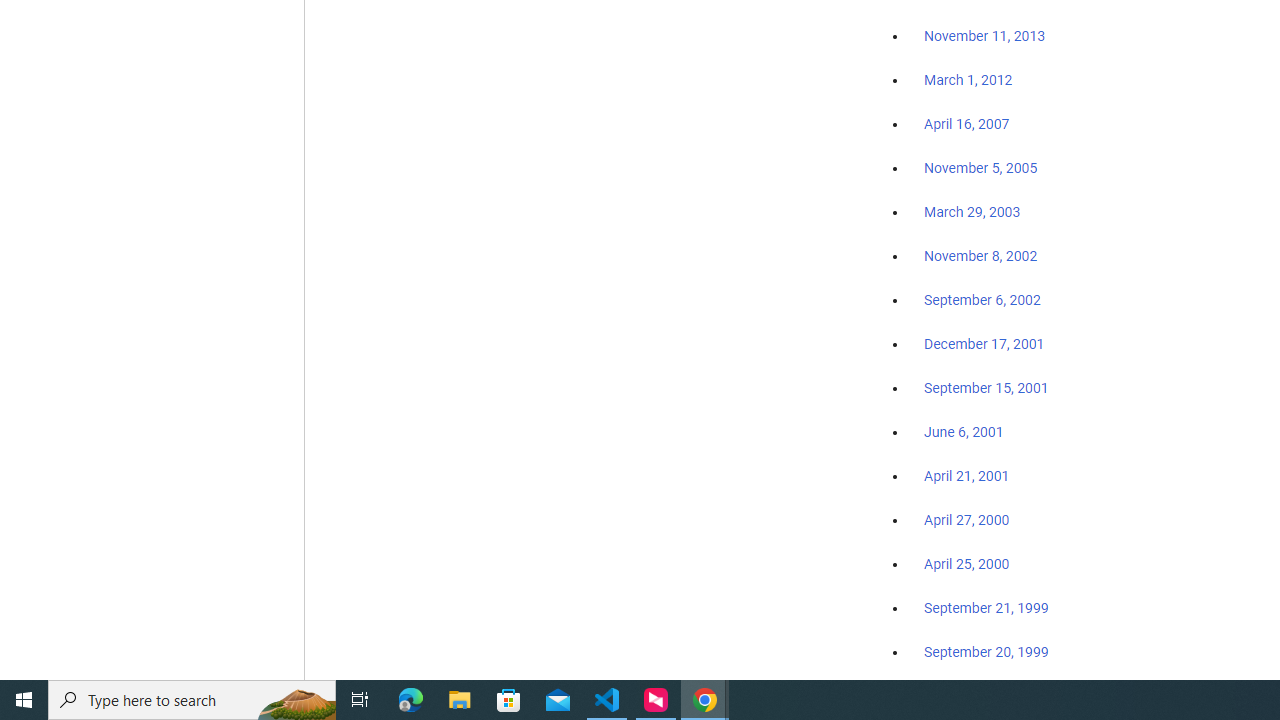 The height and width of the screenshot is (720, 1280). Describe the element at coordinates (981, 255) in the screenshot. I see `'November 8, 2002'` at that location.